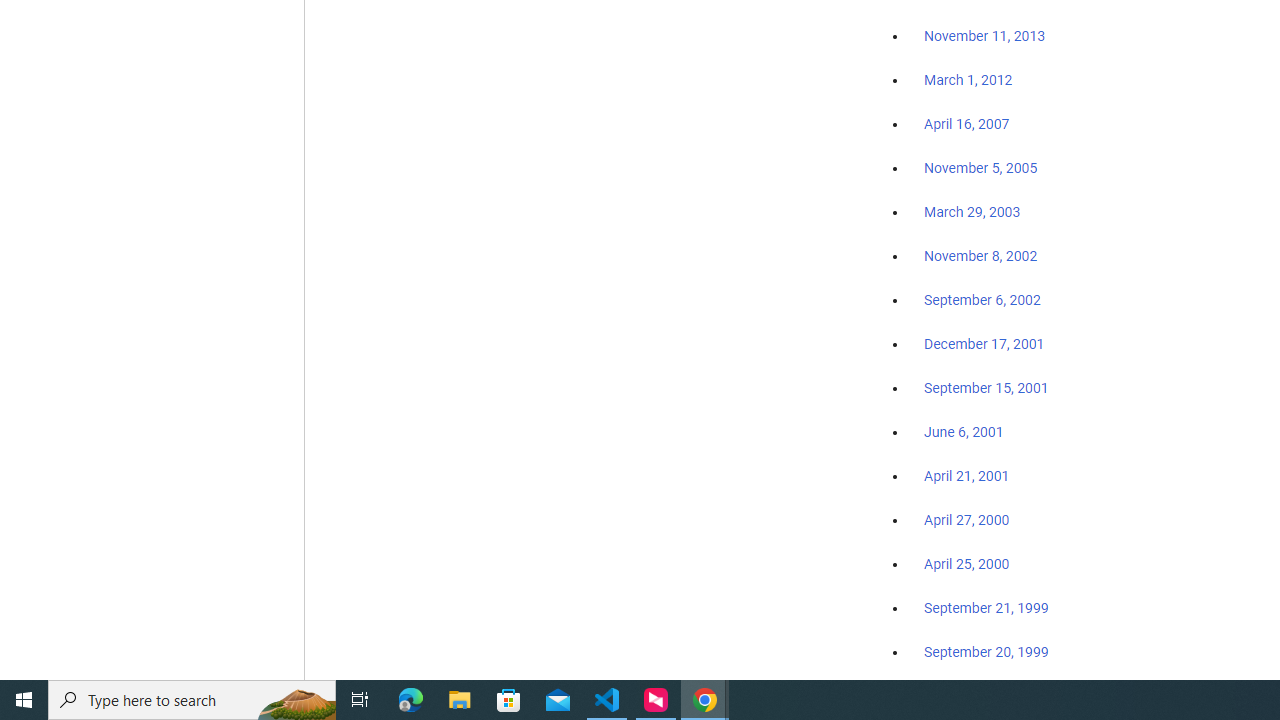 The height and width of the screenshot is (720, 1280). Describe the element at coordinates (981, 255) in the screenshot. I see `'November 8, 2002'` at that location.